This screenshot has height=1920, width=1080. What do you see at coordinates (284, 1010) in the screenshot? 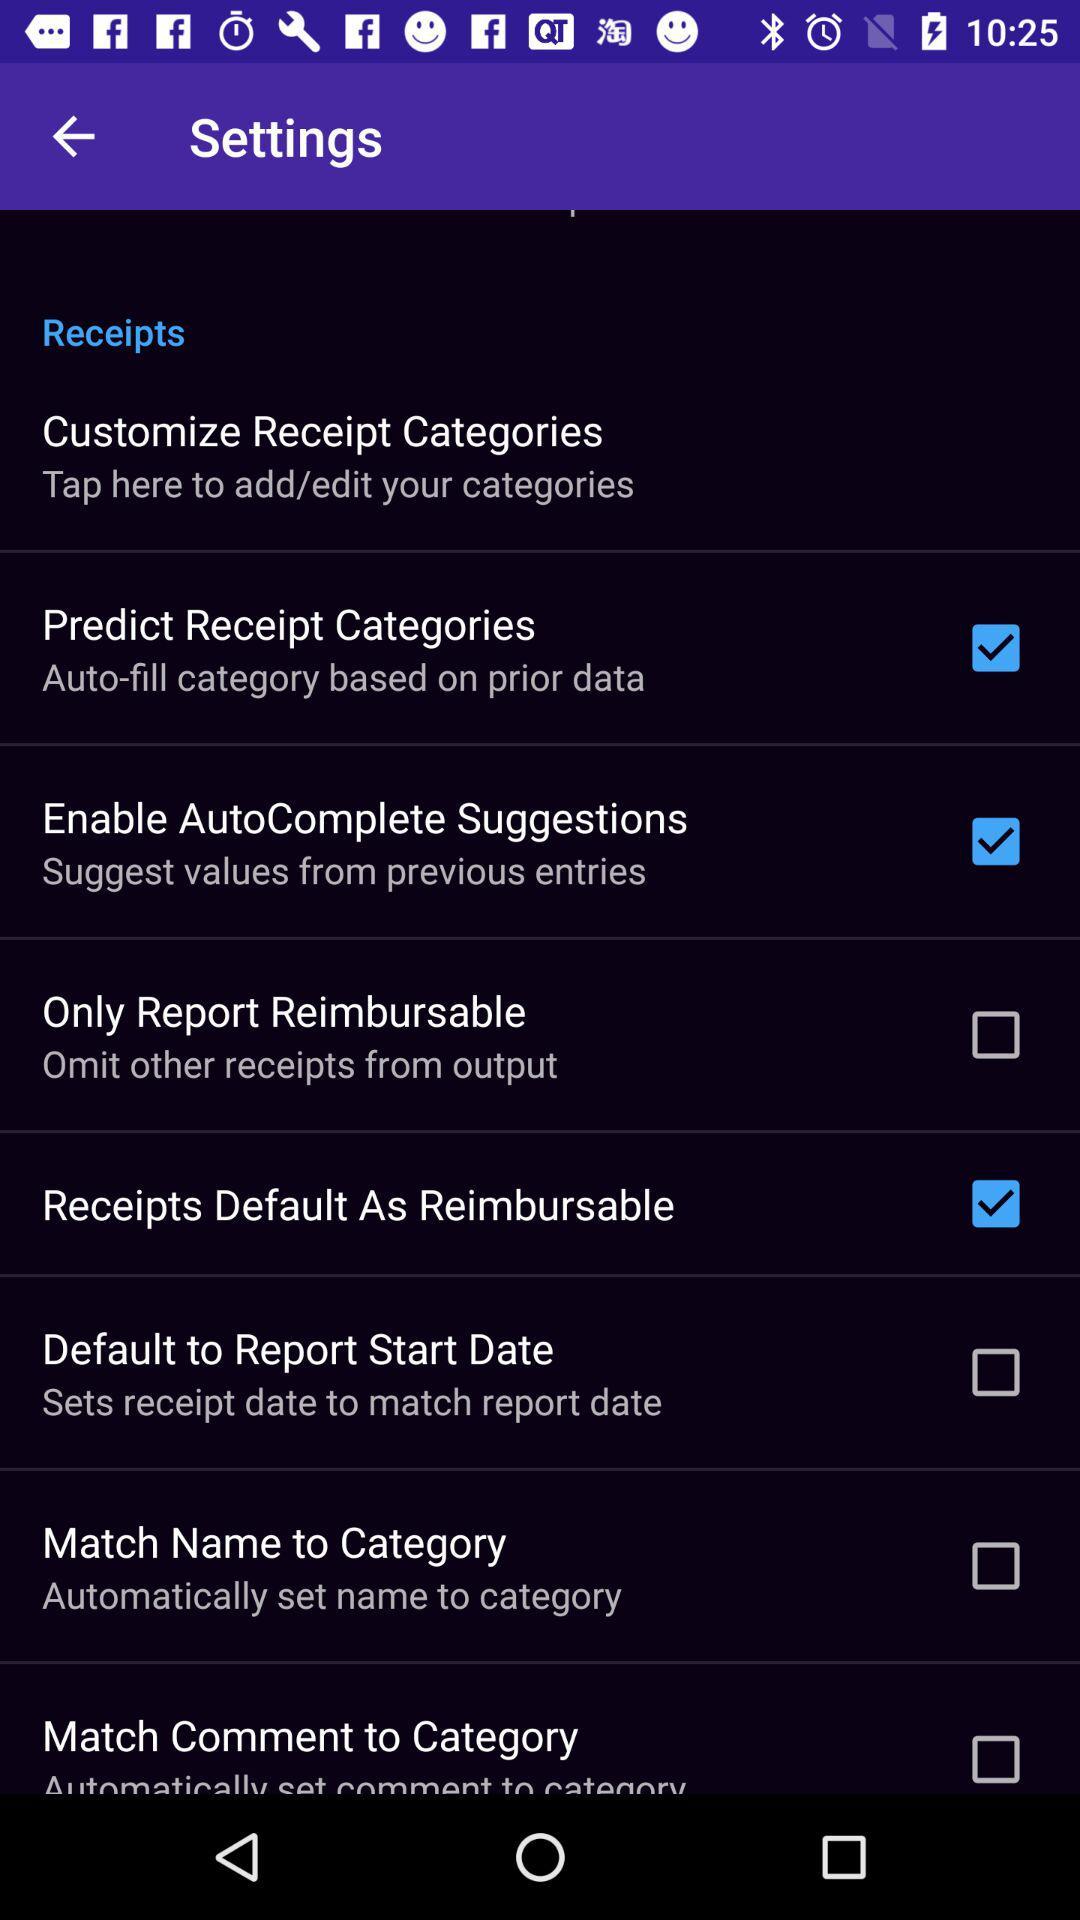
I see `item above omit other receipts icon` at bounding box center [284, 1010].